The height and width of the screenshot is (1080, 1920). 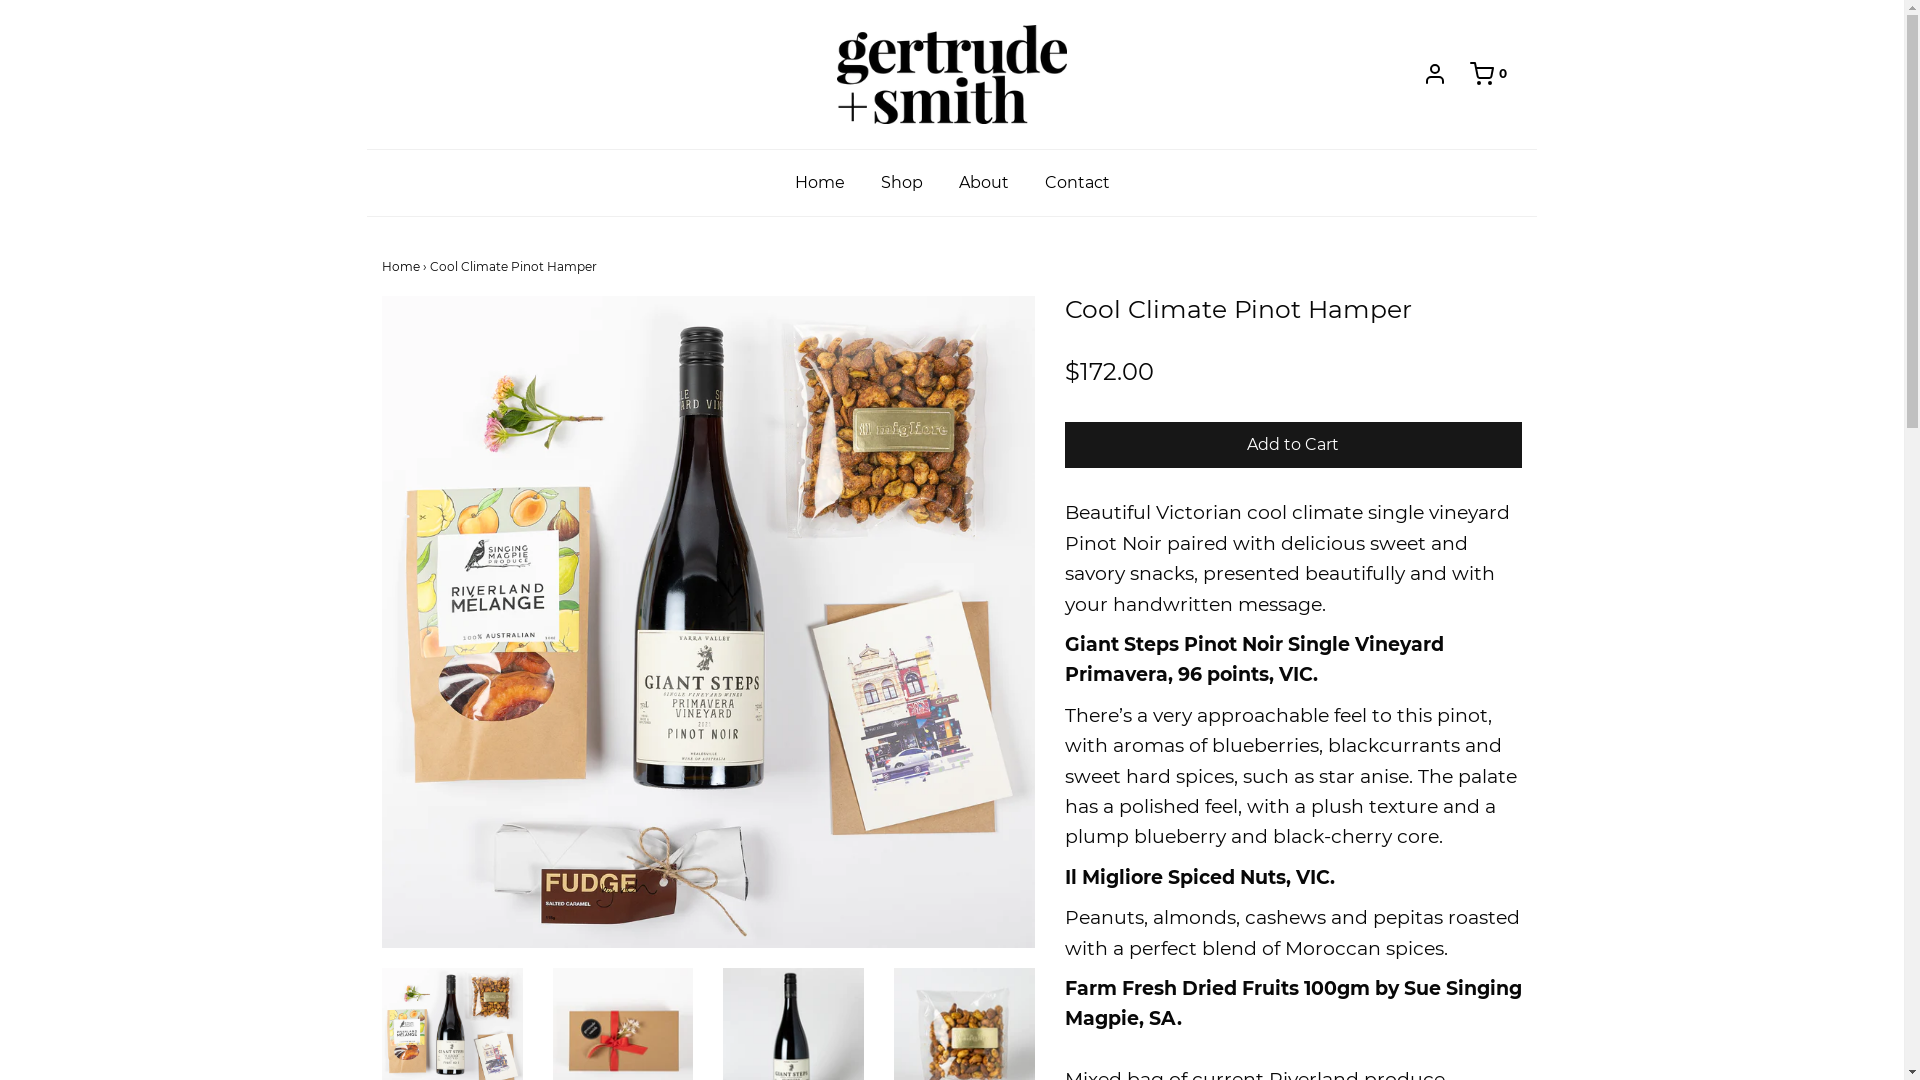 I want to click on 'Shop', so click(x=901, y=182).